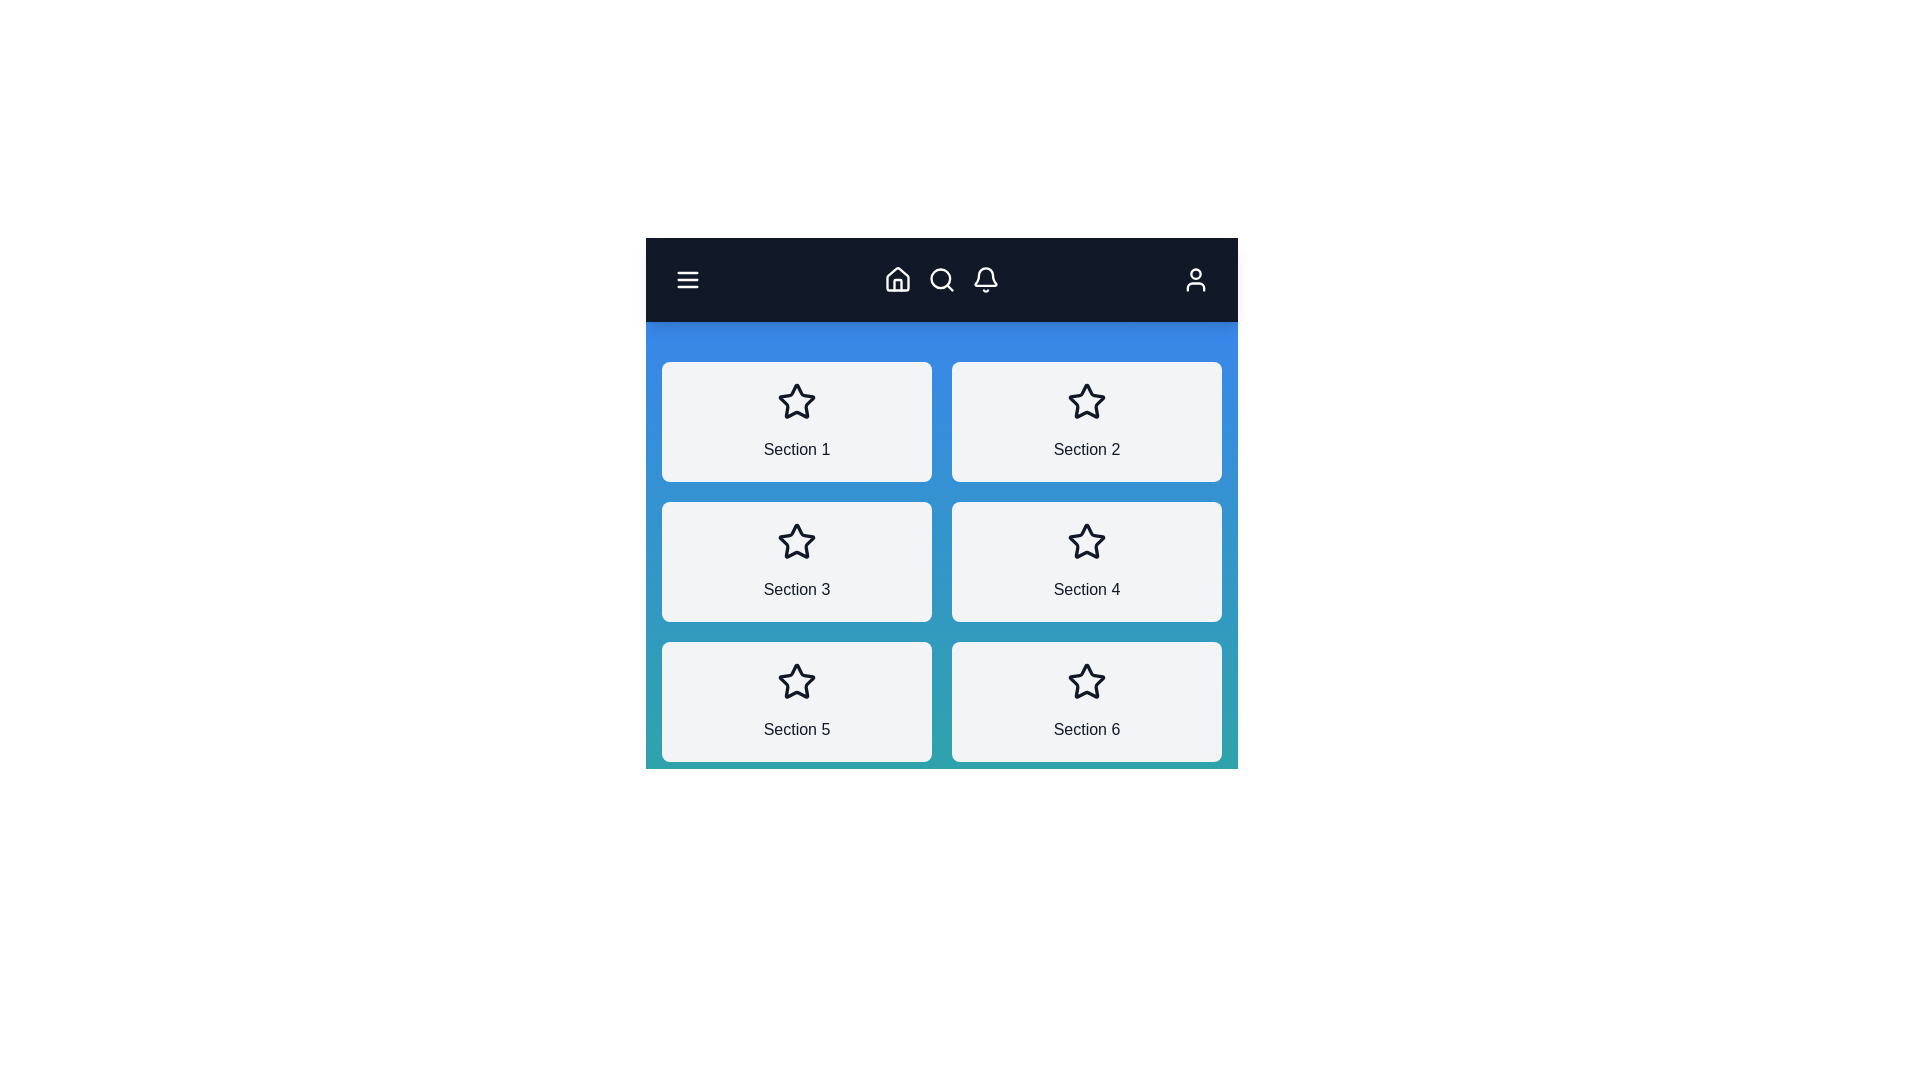 Image resolution: width=1920 pixels, height=1080 pixels. What do you see at coordinates (985, 280) in the screenshot?
I see `the bell icon to view notifications` at bounding box center [985, 280].